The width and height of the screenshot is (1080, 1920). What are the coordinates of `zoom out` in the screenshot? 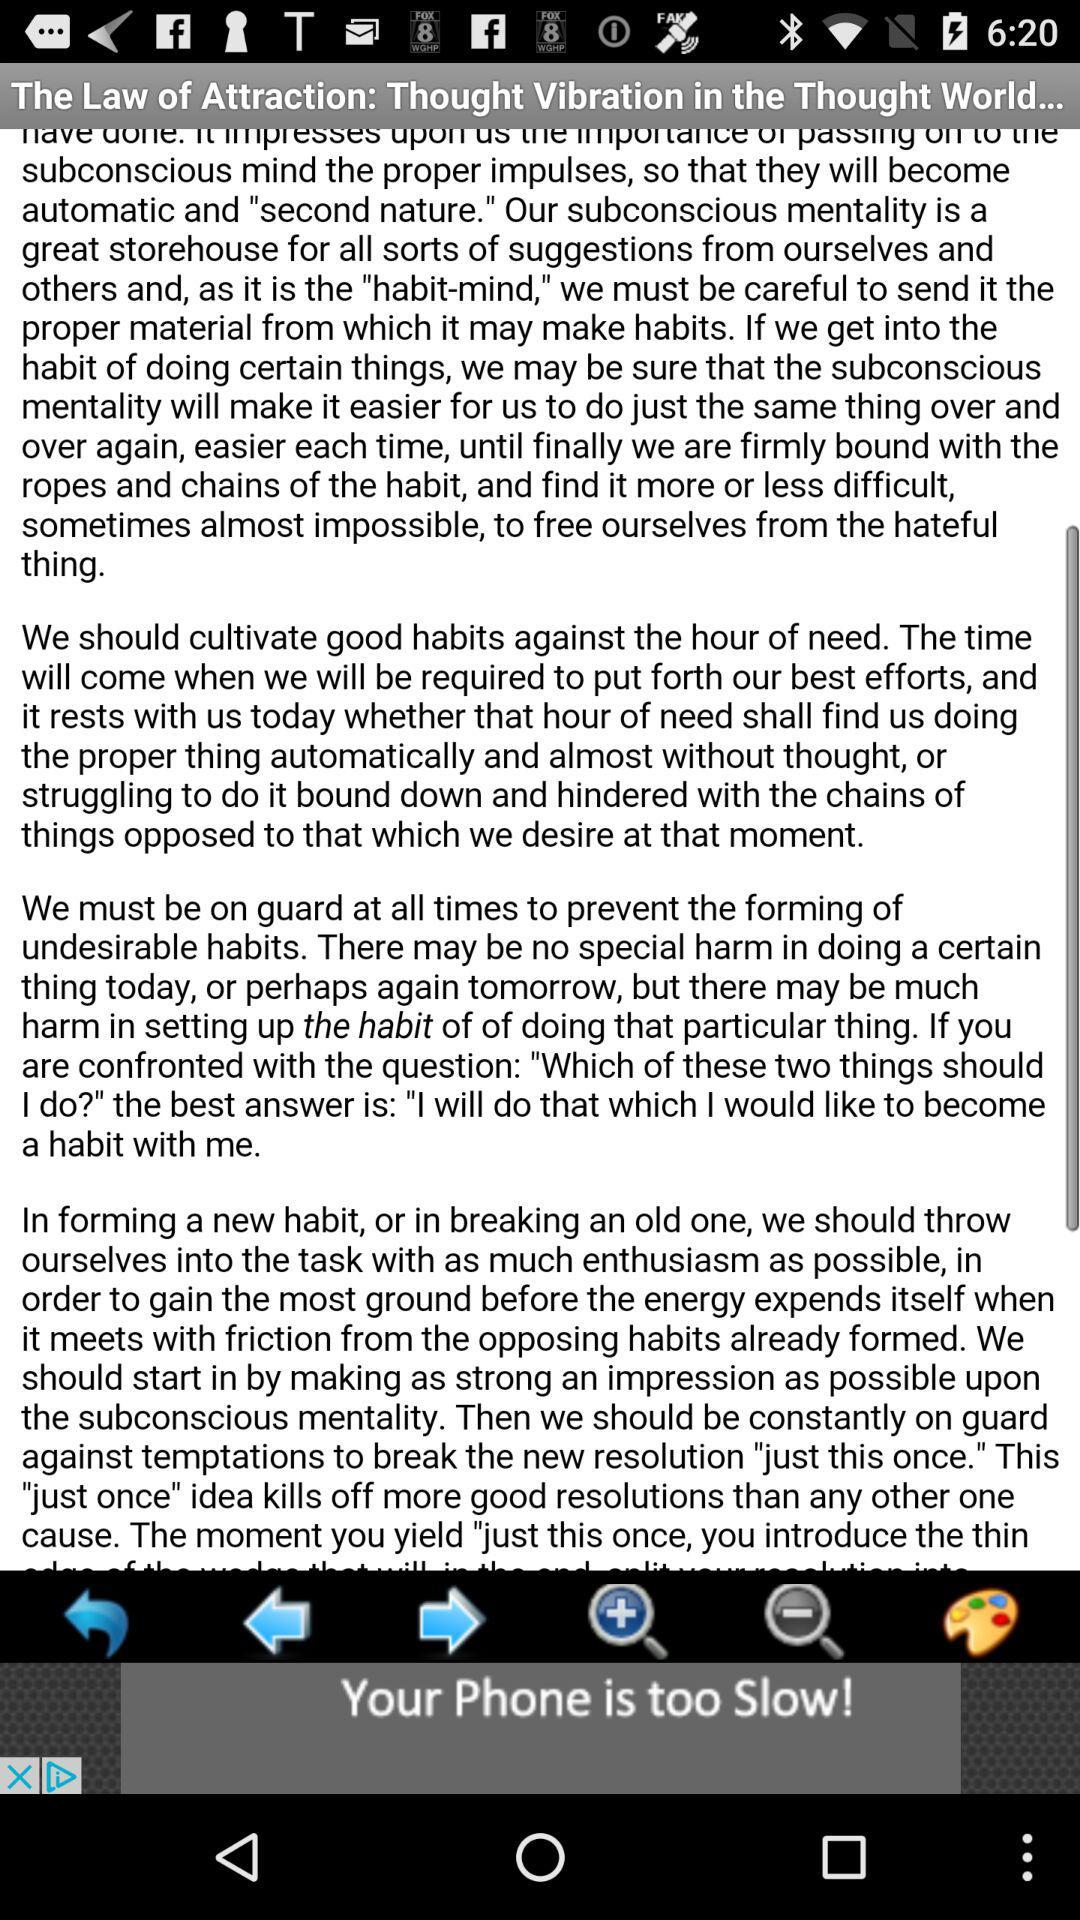 It's located at (802, 1621).